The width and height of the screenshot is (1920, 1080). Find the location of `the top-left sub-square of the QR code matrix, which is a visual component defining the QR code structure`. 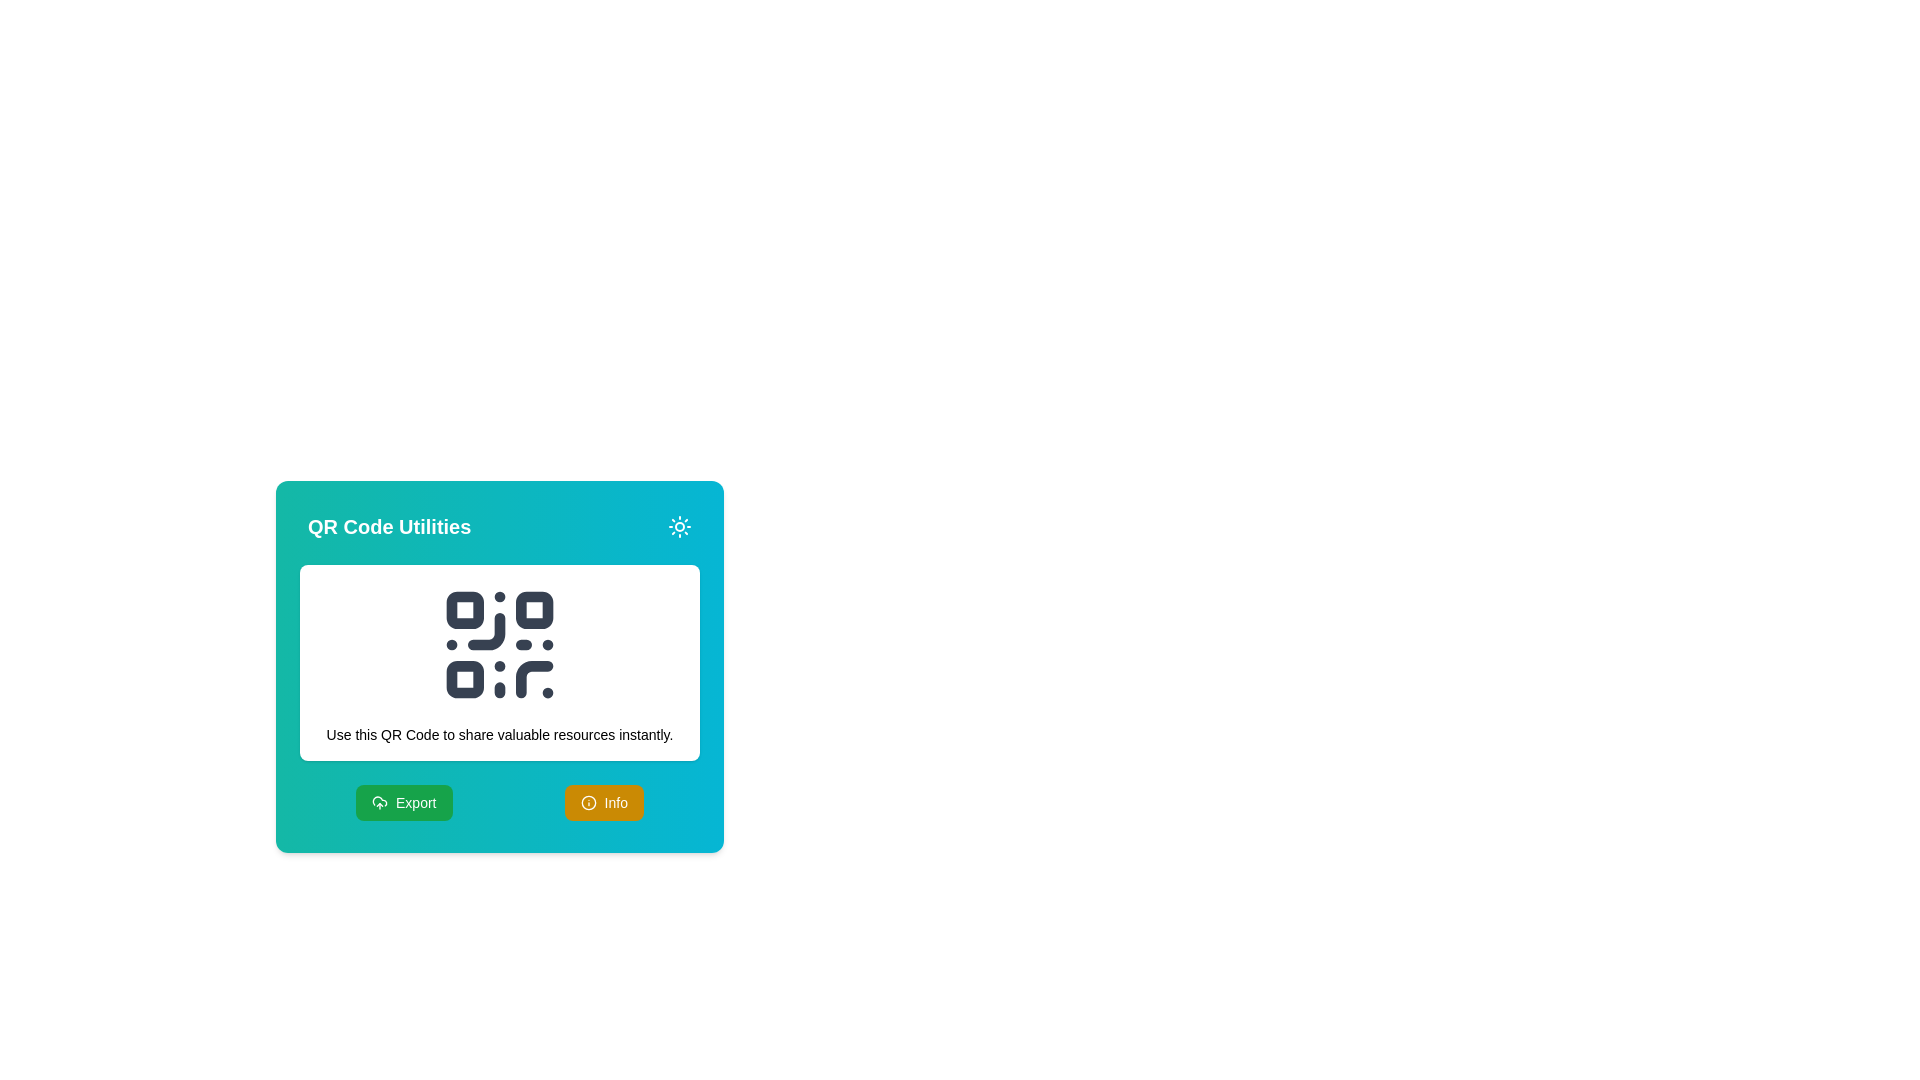

the top-left sub-square of the QR code matrix, which is a visual component defining the QR code structure is located at coordinates (464, 609).